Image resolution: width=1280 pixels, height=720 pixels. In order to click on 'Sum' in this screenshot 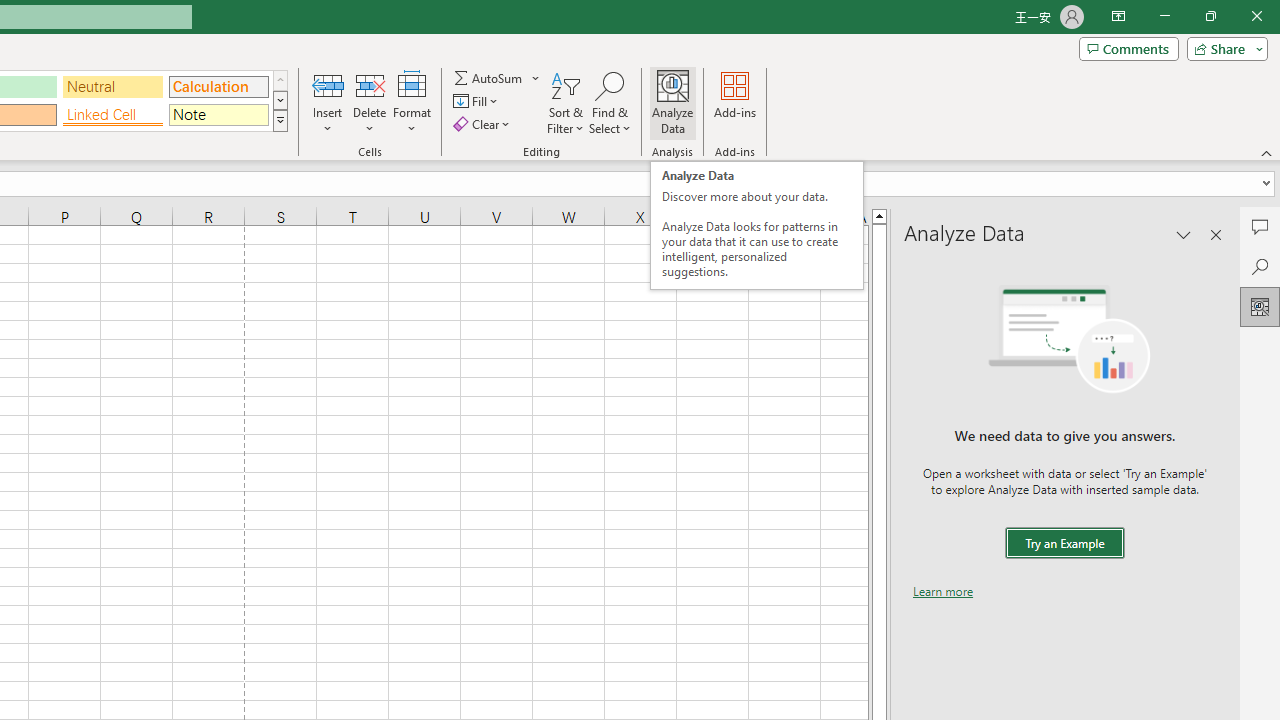, I will do `click(489, 77)`.